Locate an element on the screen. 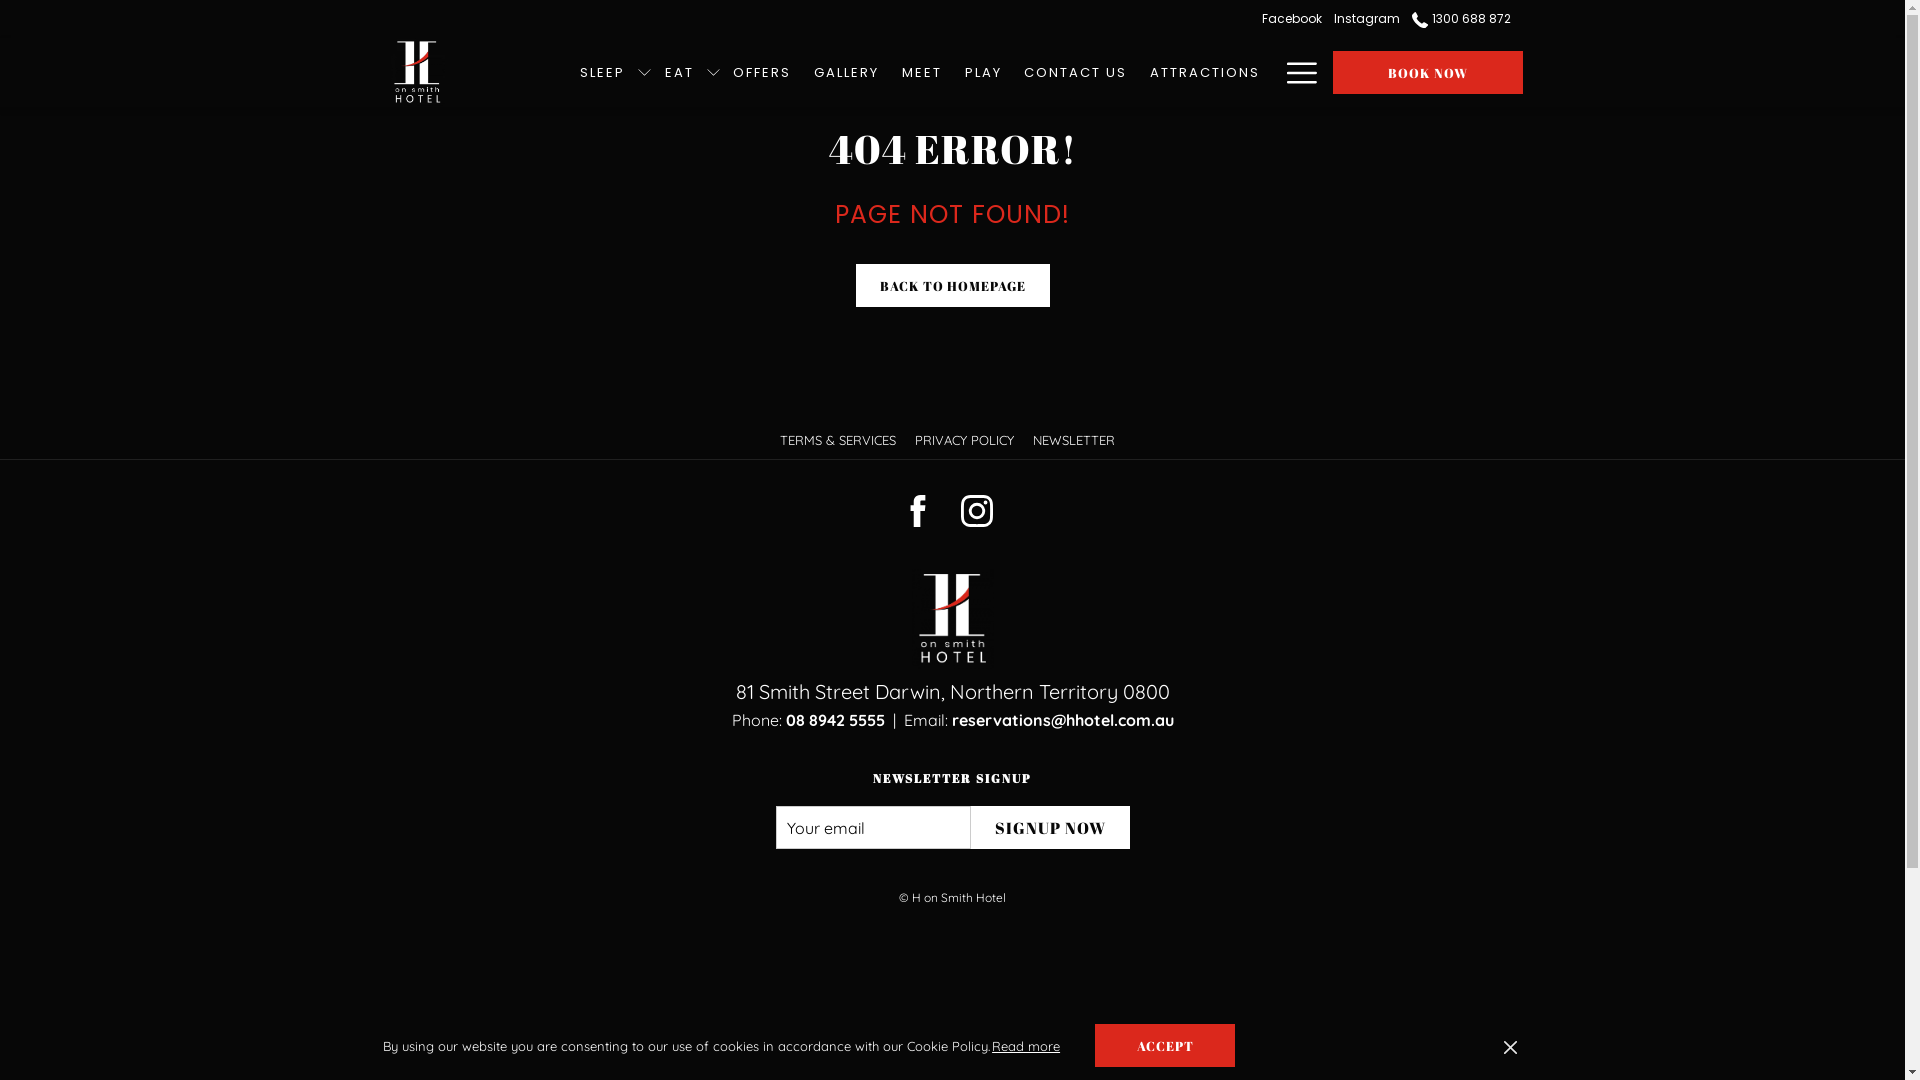 This screenshot has width=1920, height=1080. 'ATTRACTIONS' is located at coordinates (1138, 71).